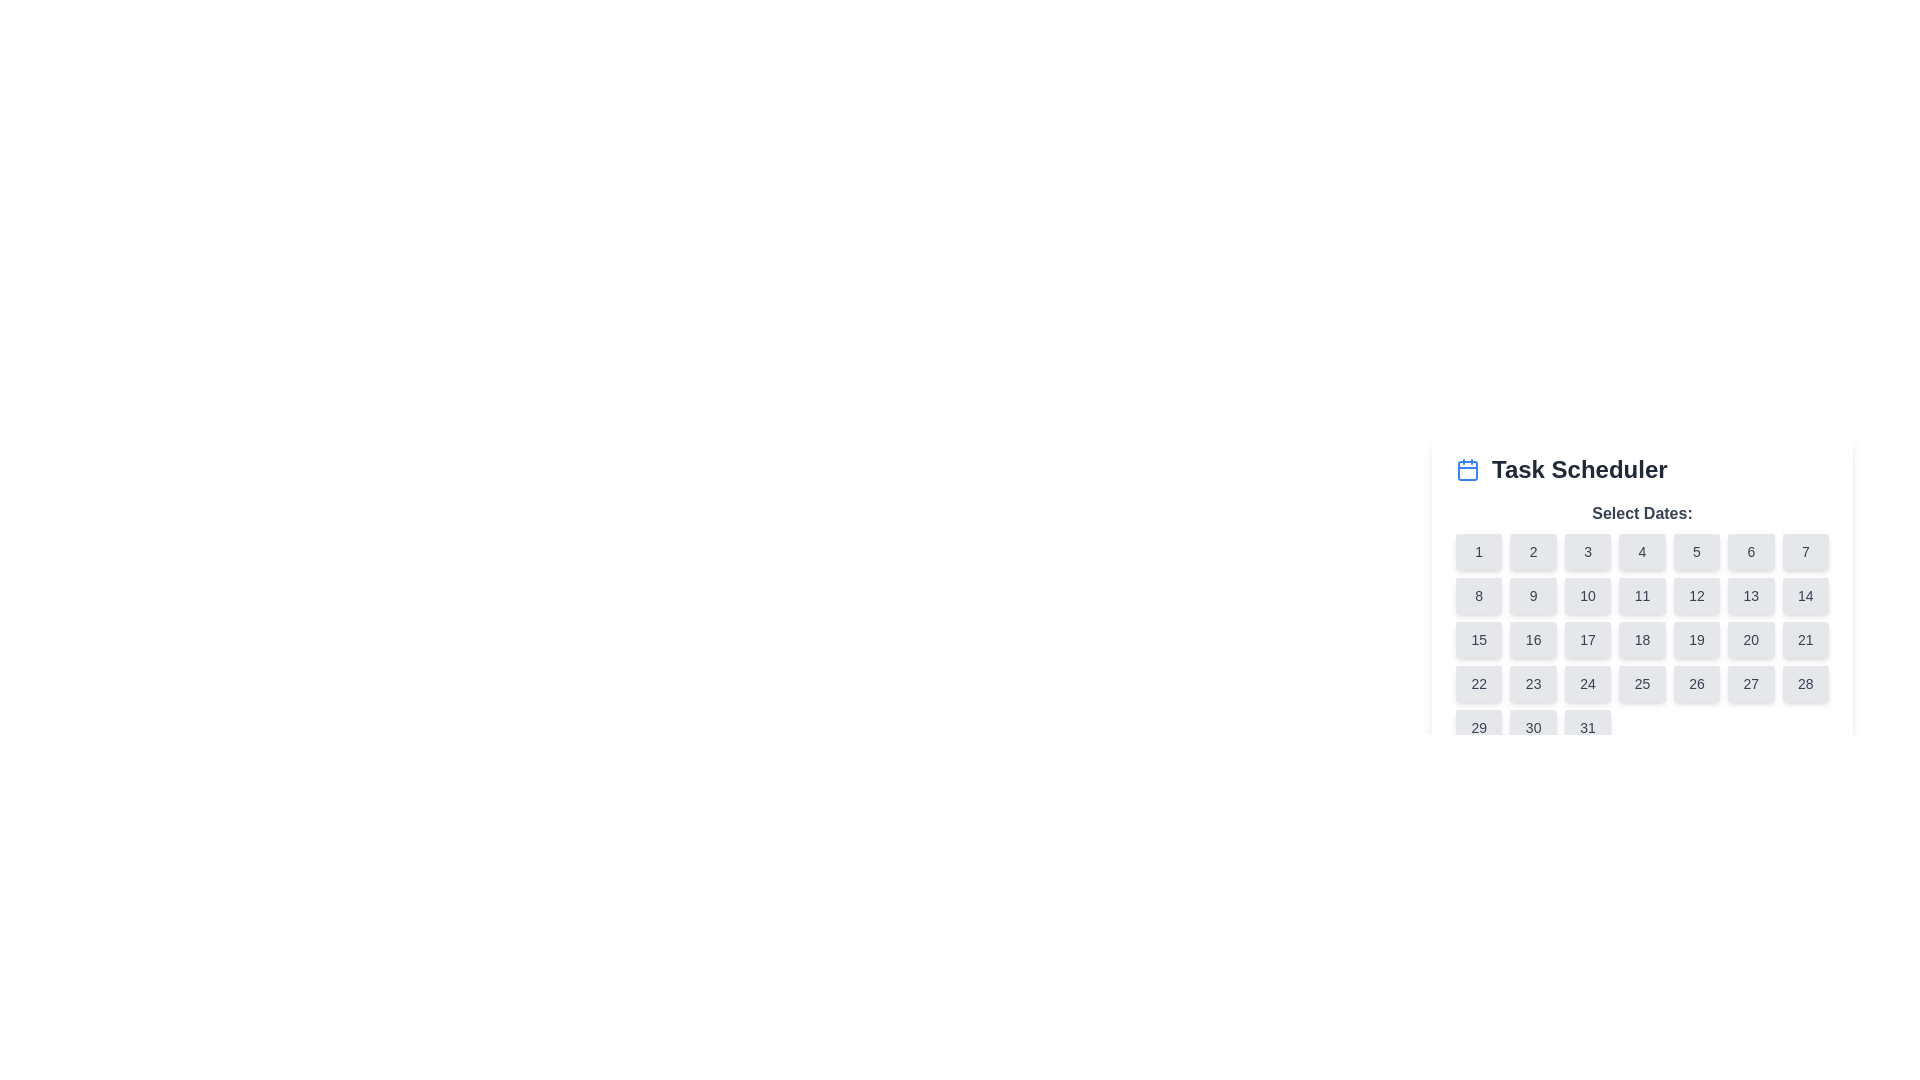 The width and height of the screenshot is (1920, 1080). Describe the element at coordinates (1642, 623) in the screenshot. I see `a date button in the calendar grid` at that location.